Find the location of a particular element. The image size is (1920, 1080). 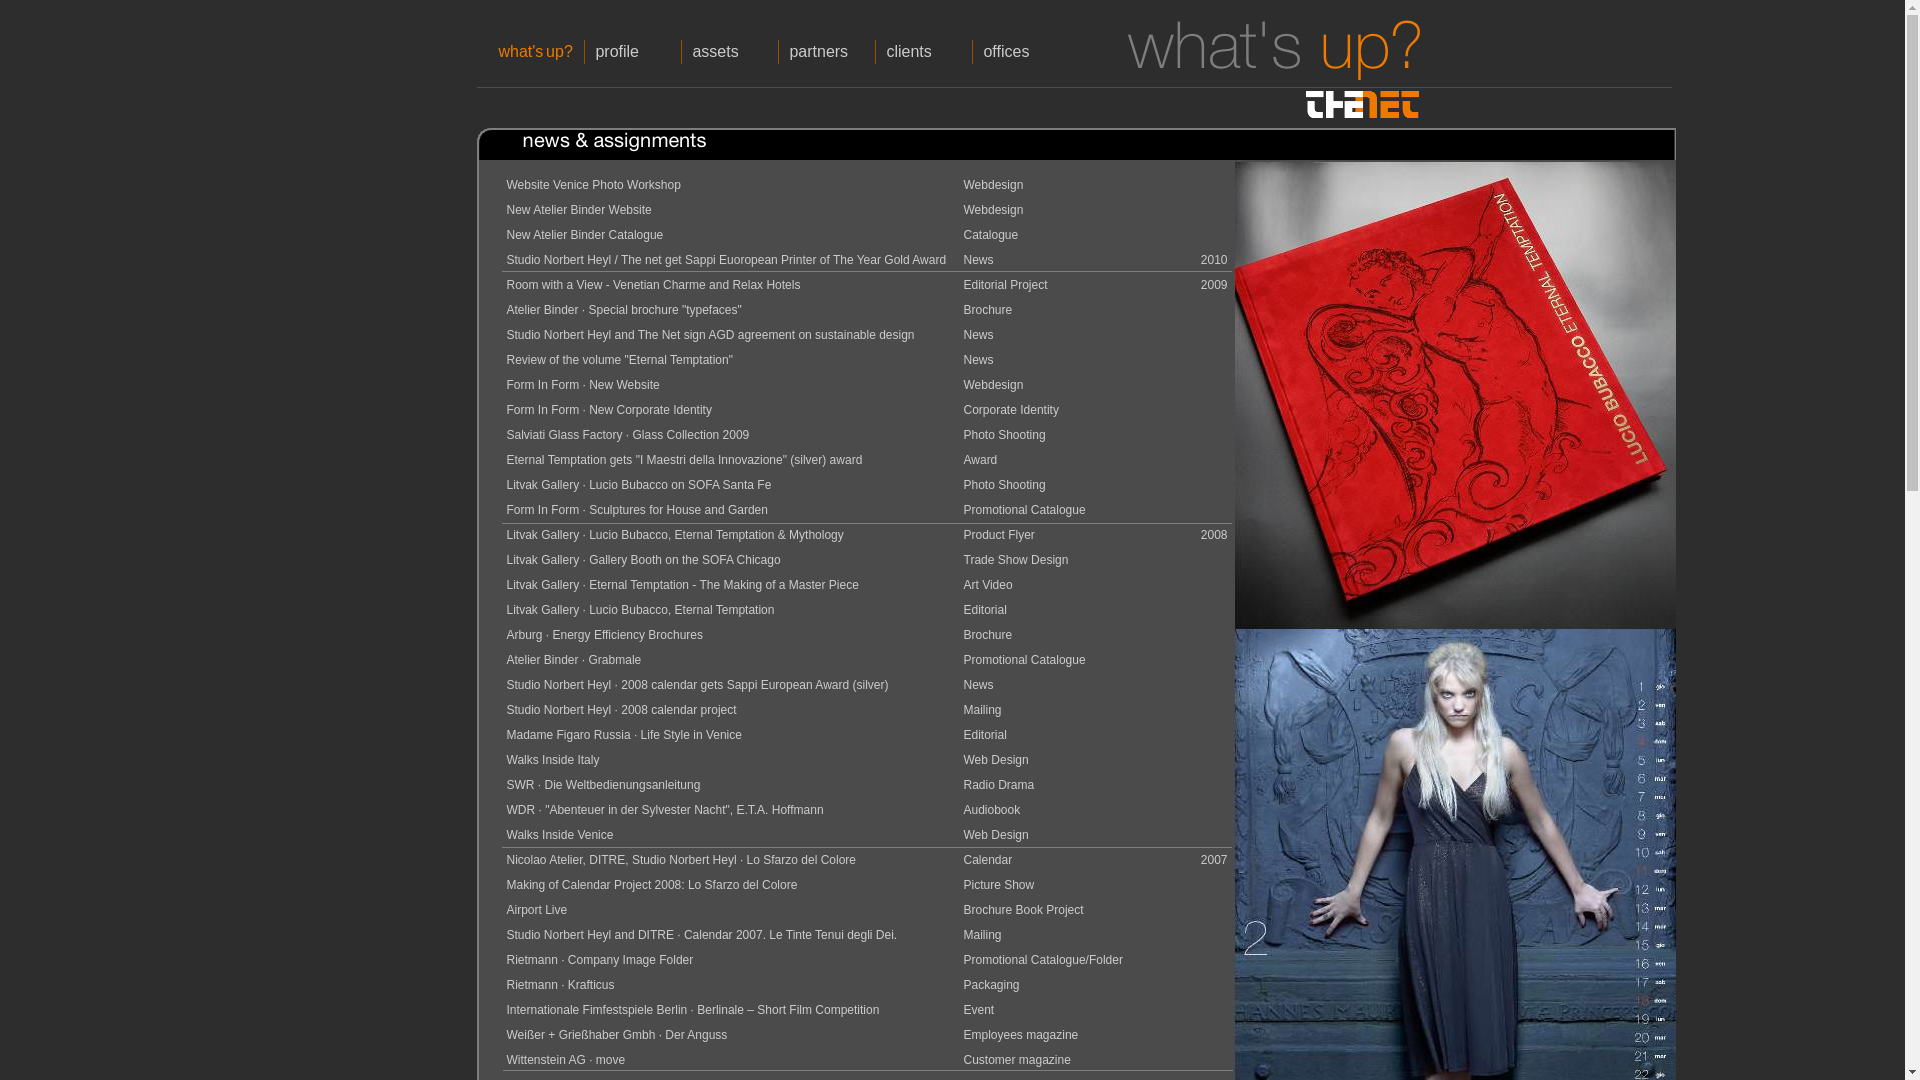

'offices' is located at coordinates (1021, 50).